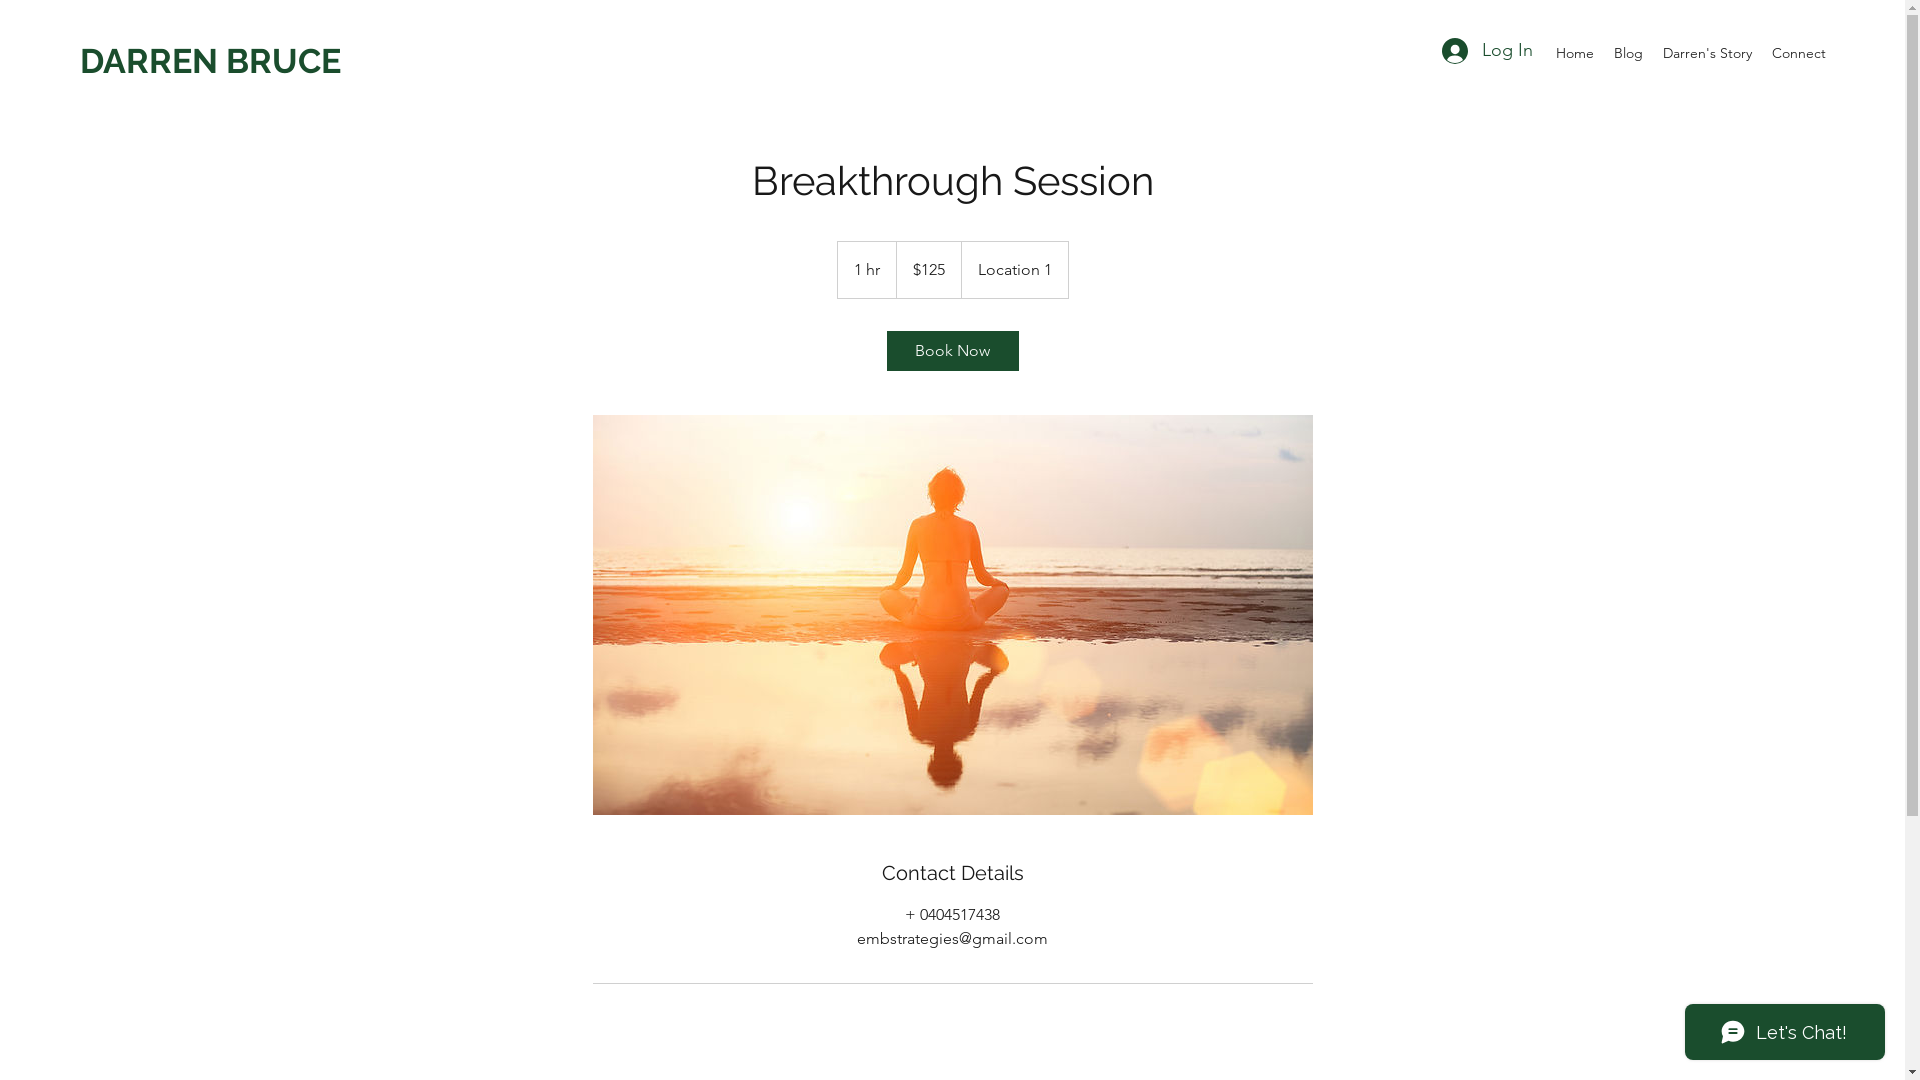 This screenshot has width=1920, height=1080. What do you see at coordinates (1573, 52) in the screenshot?
I see `'Home'` at bounding box center [1573, 52].